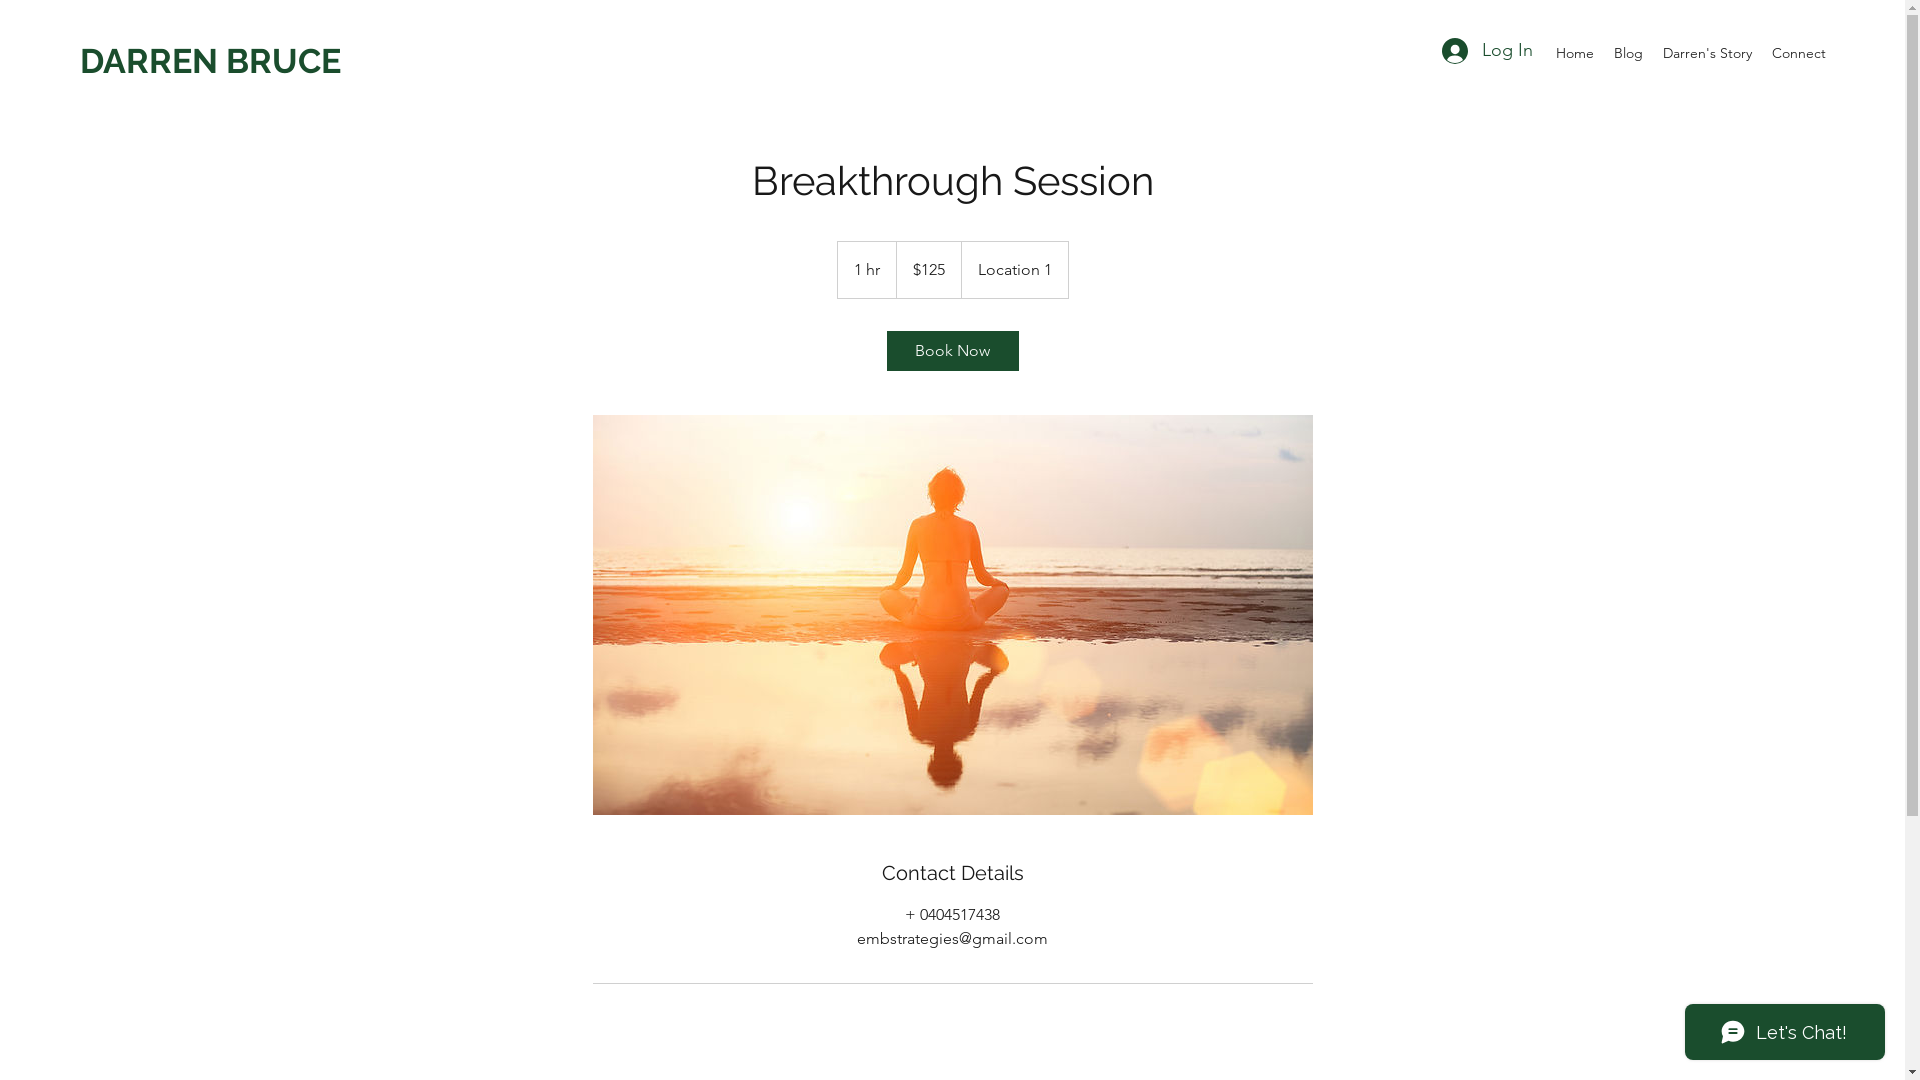 This screenshot has width=1920, height=1080. What do you see at coordinates (1573, 52) in the screenshot?
I see `'Home'` at bounding box center [1573, 52].